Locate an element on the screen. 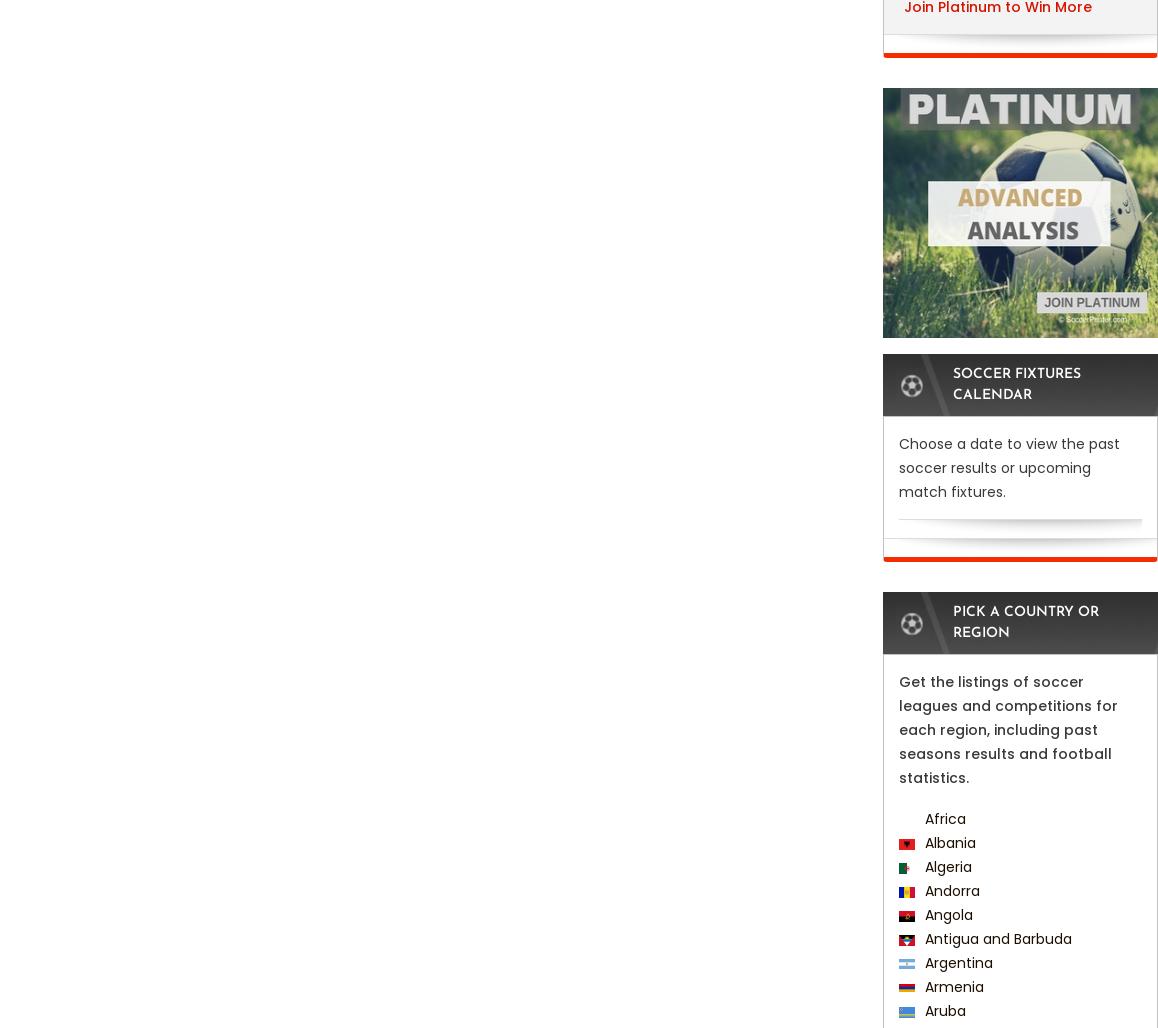 Image resolution: width=1158 pixels, height=1028 pixels. 'Algeria' is located at coordinates (944, 866).